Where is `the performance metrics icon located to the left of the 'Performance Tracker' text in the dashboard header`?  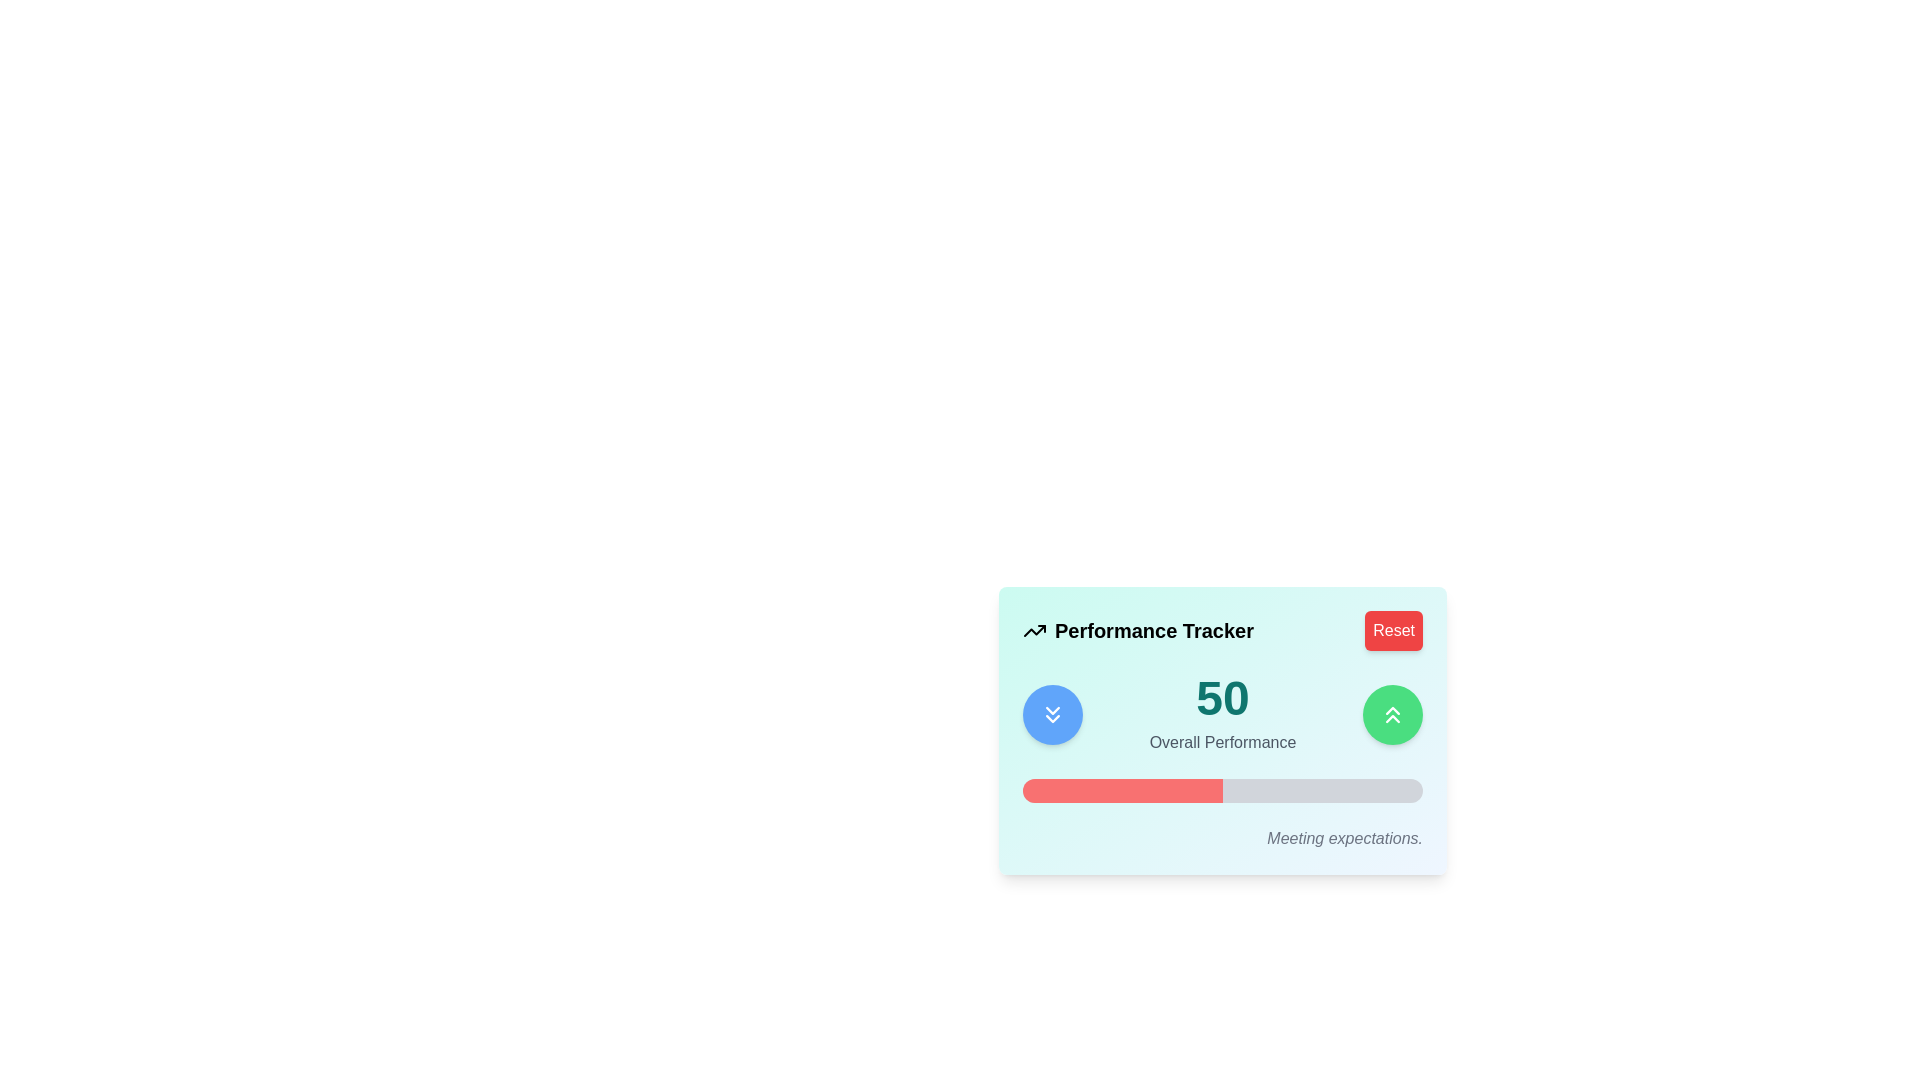
the performance metrics icon located to the left of the 'Performance Tracker' text in the dashboard header is located at coordinates (1035, 631).